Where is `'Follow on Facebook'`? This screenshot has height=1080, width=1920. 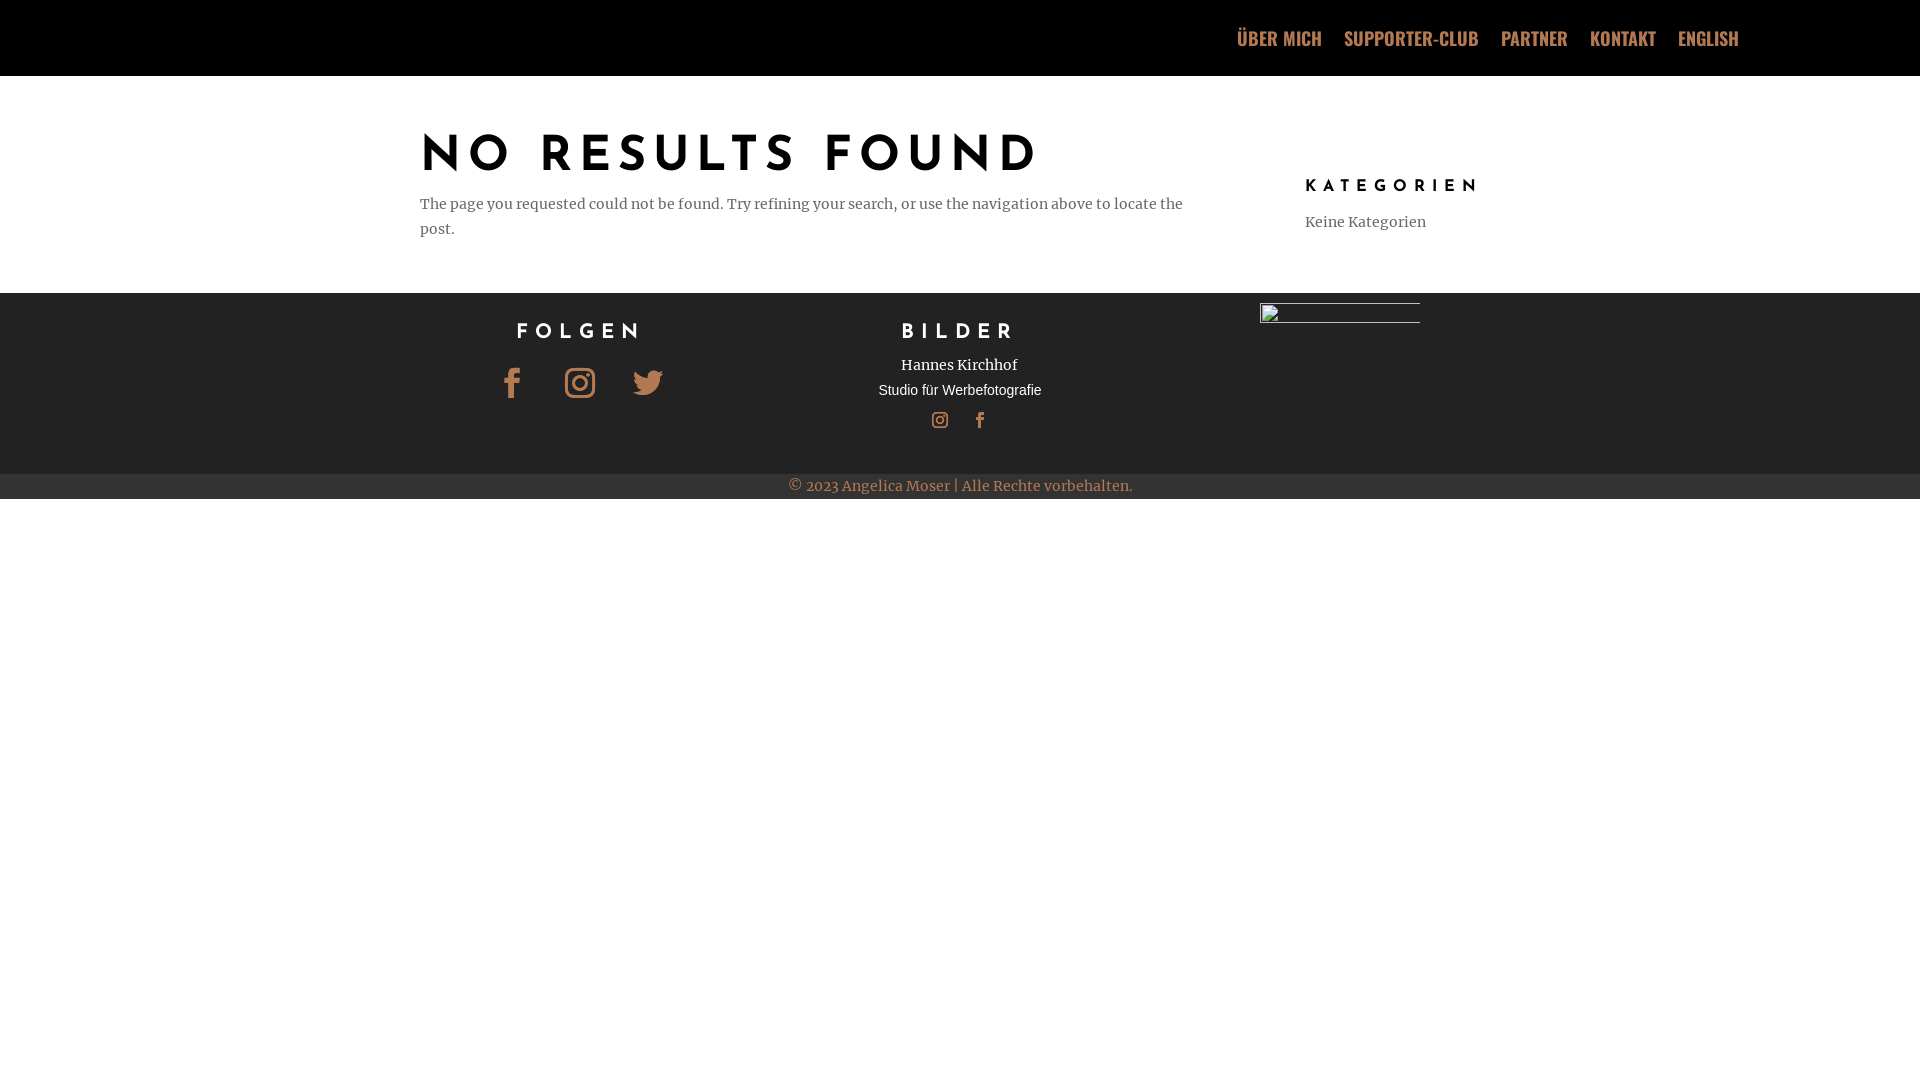
'Follow on Facebook' is located at coordinates (512, 382).